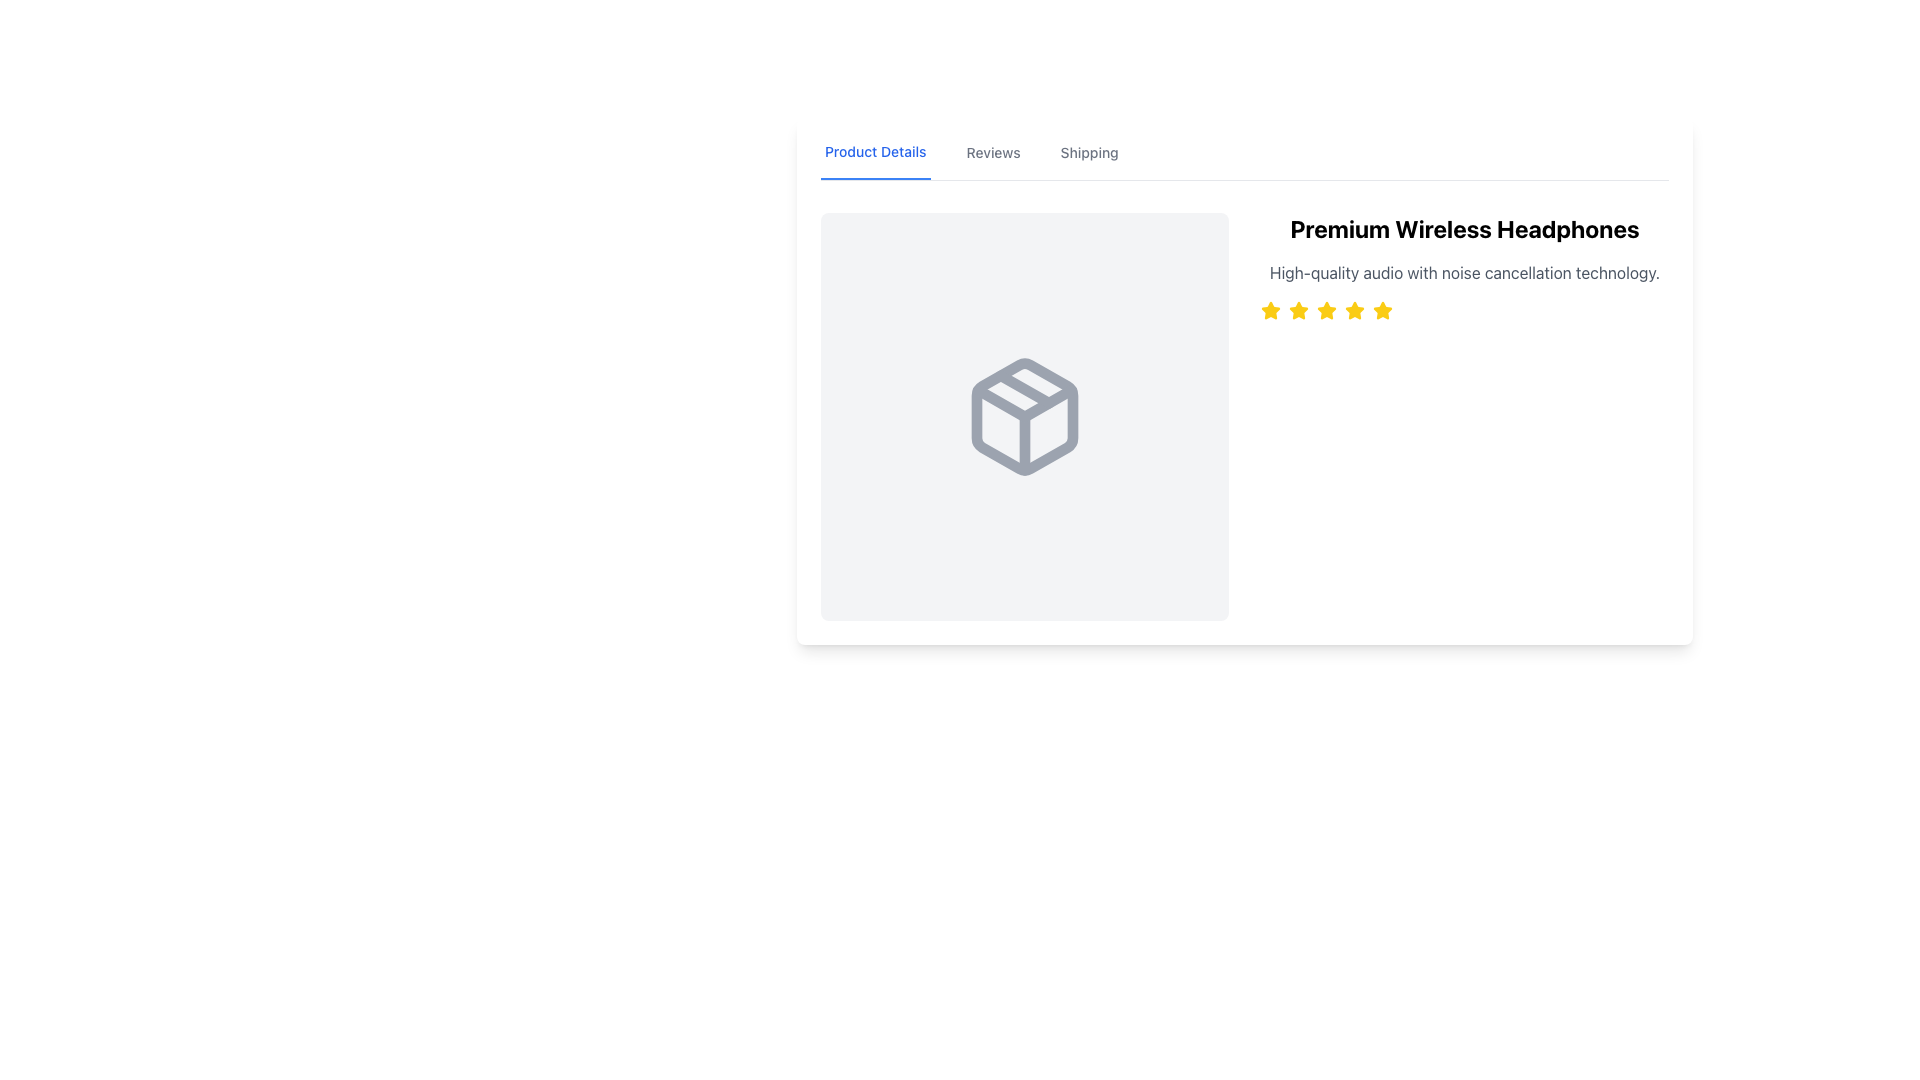 This screenshot has height=1080, width=1920. What do you see at coordinates (875, 160) in the screenshot?
I see `the Navigation tab located in the top left section of the viewport` at bounding box center [875, 160].